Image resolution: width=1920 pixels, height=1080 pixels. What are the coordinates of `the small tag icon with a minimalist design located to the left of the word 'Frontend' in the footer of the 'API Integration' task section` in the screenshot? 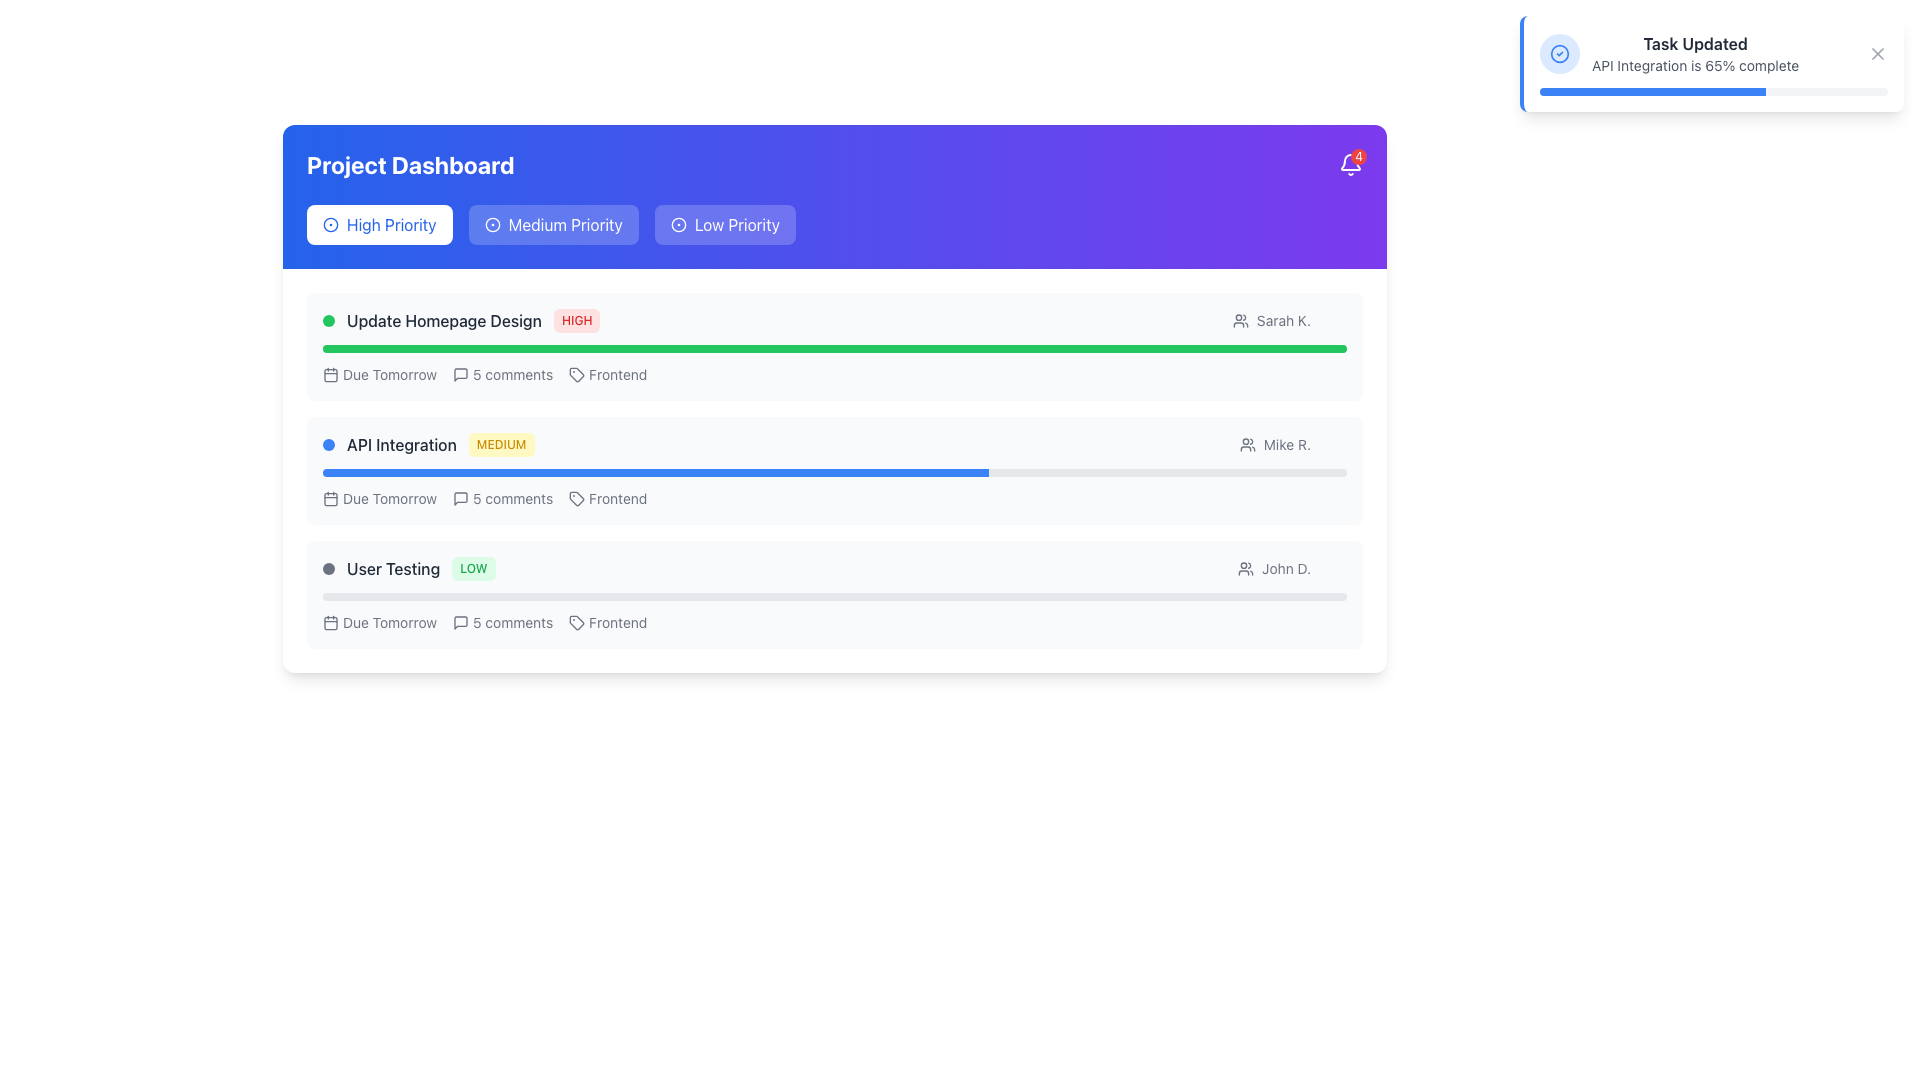 It's located at (576, 622).